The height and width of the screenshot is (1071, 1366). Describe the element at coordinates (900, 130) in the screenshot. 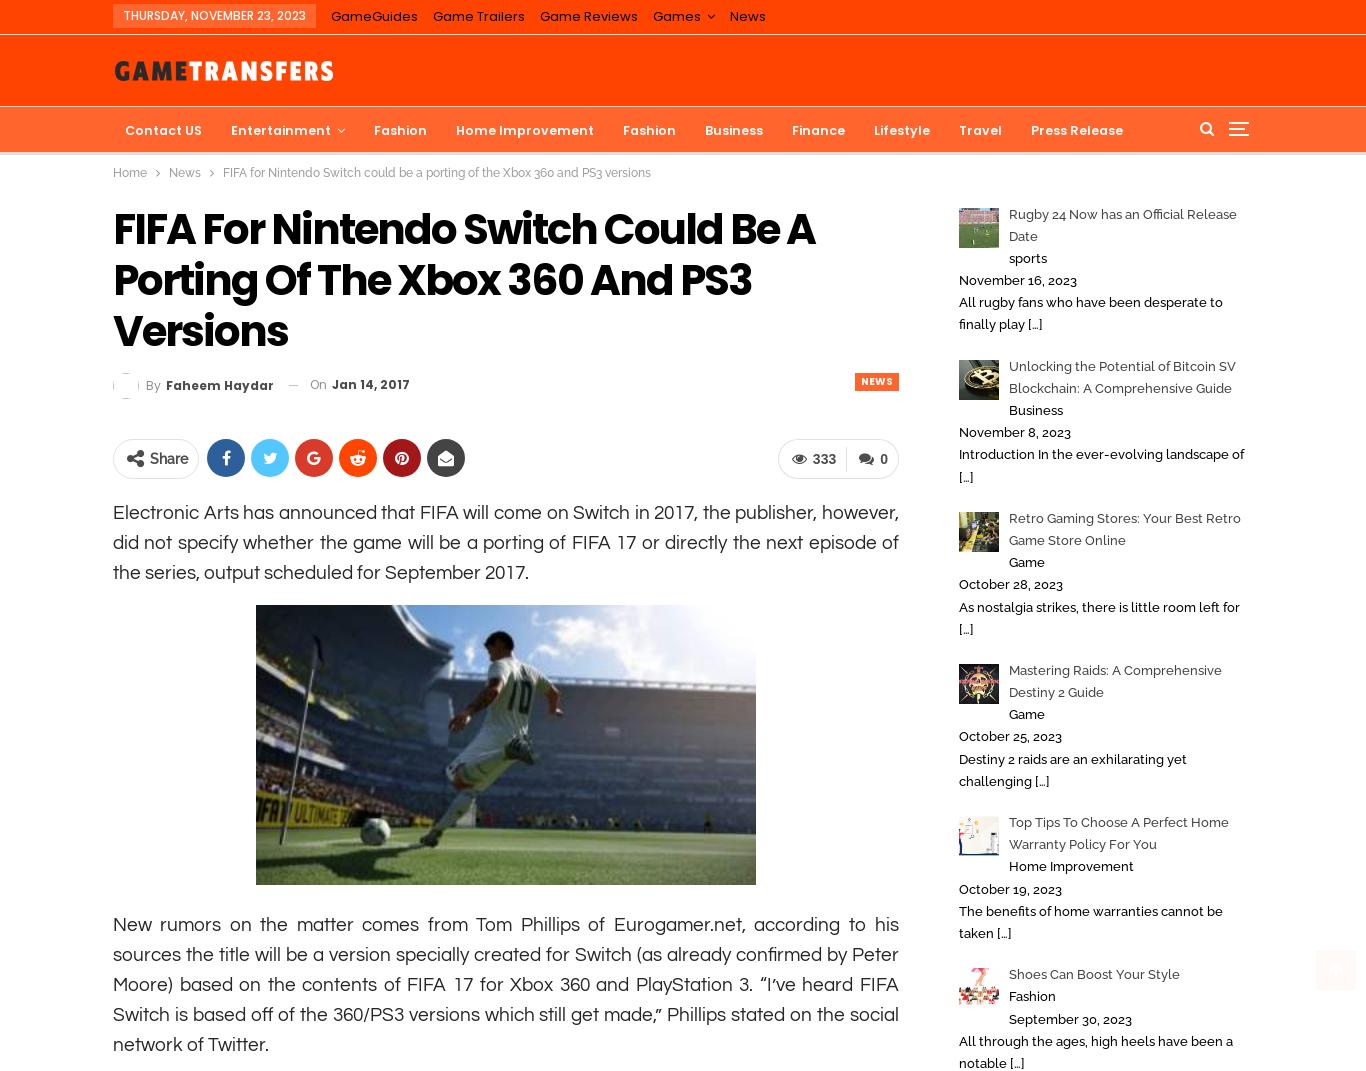

I see `'Lifestyle'` at that location.